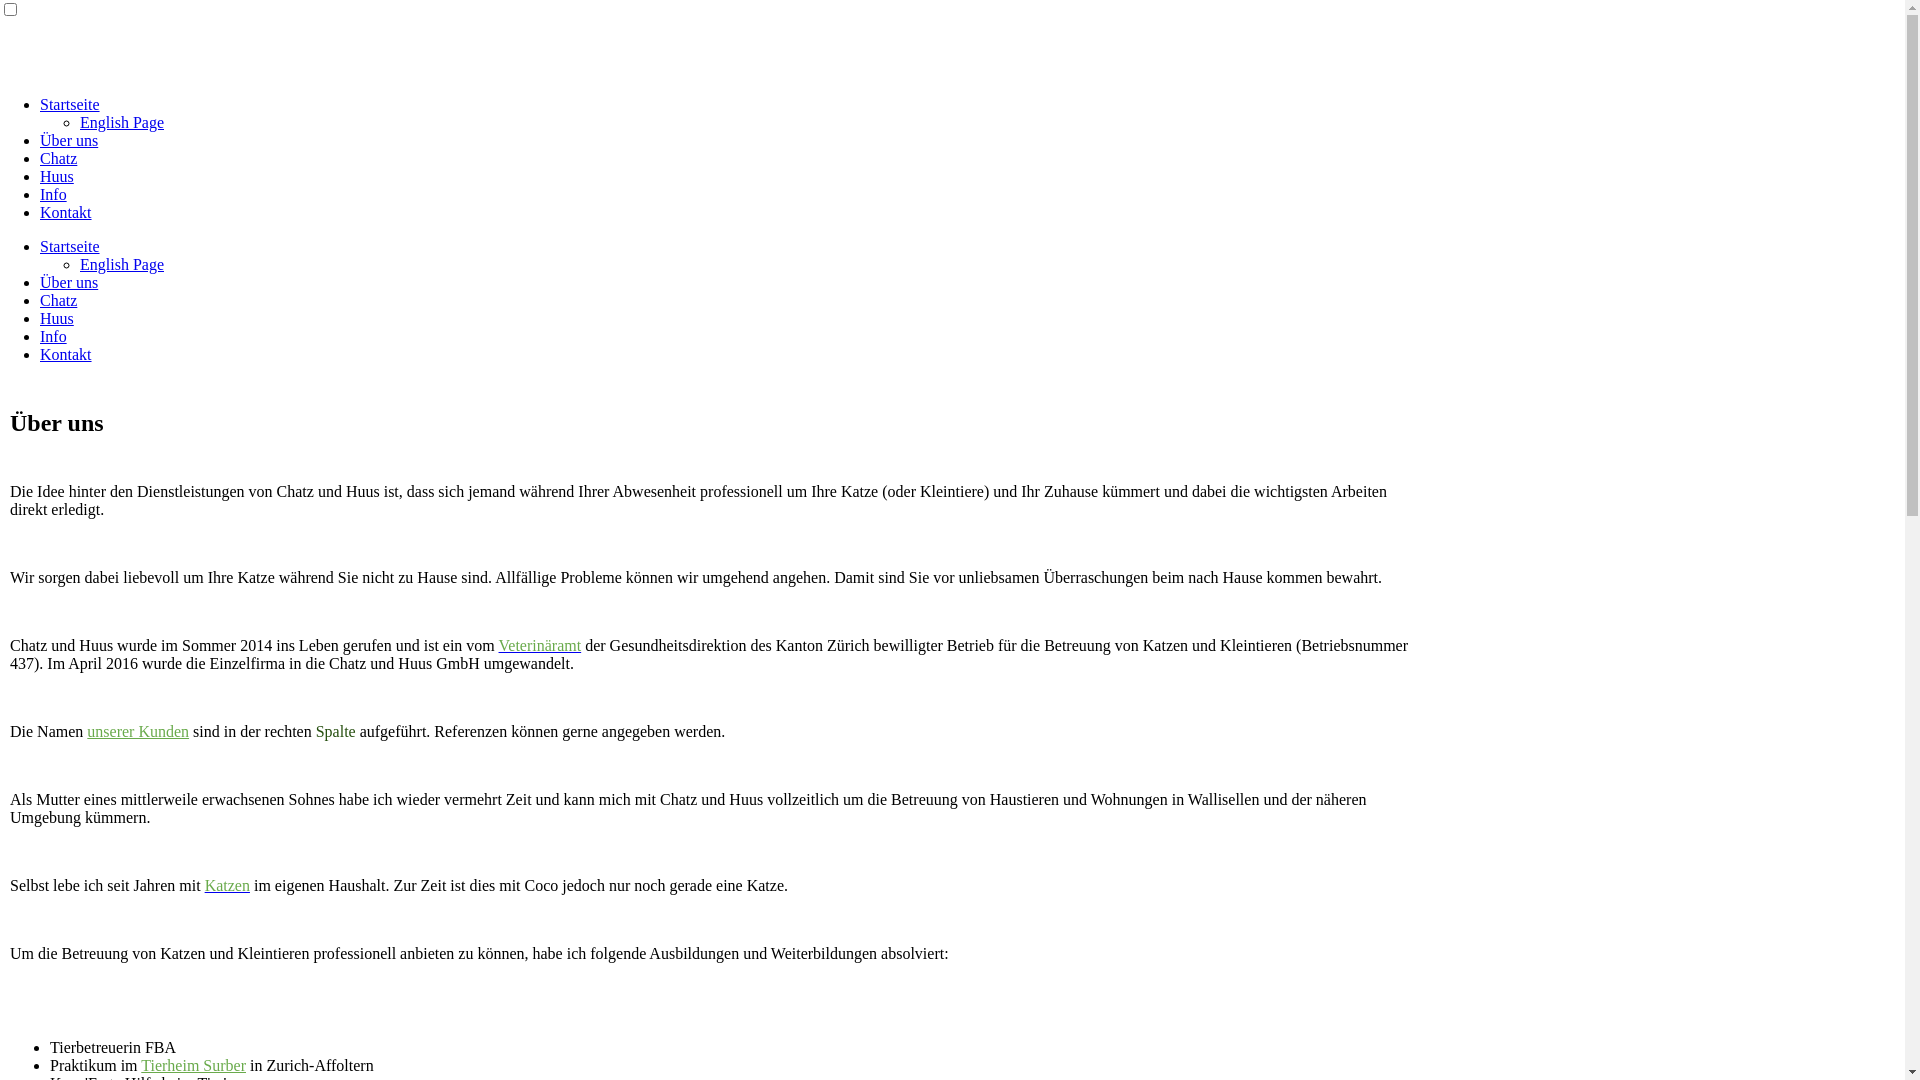 Image resolution: width=1920 pixels, height=1080 pixels. Describe the element at coordinates (58, 300) in the screenshot. I see `'Chatz'` at that location.